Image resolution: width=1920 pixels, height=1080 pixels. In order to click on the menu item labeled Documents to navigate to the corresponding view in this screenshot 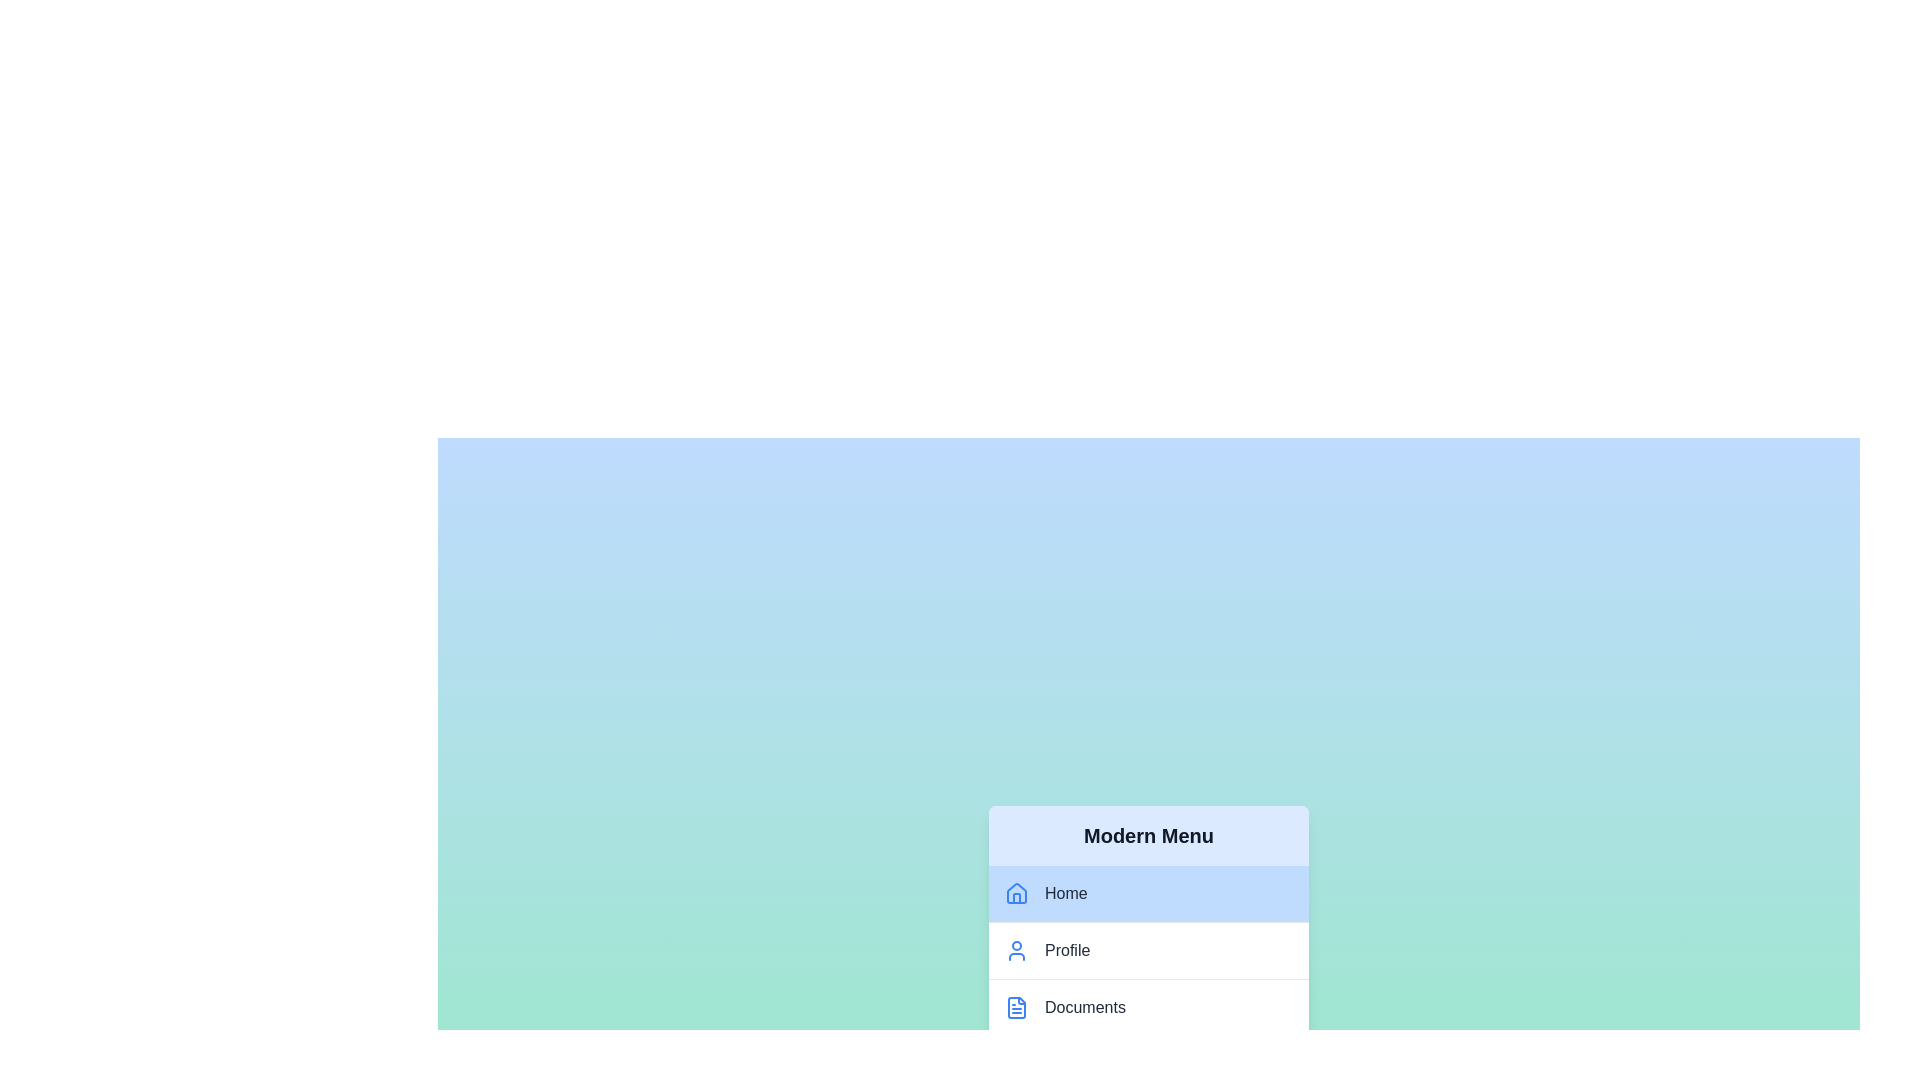, I will do `click(1148, 1007)`.